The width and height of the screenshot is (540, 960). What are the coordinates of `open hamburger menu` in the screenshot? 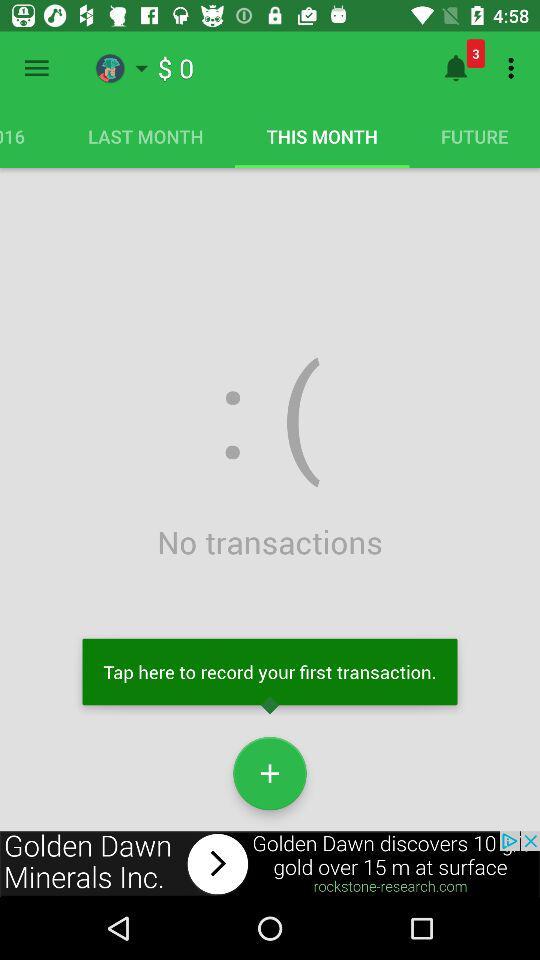 It's located at (36, 68).